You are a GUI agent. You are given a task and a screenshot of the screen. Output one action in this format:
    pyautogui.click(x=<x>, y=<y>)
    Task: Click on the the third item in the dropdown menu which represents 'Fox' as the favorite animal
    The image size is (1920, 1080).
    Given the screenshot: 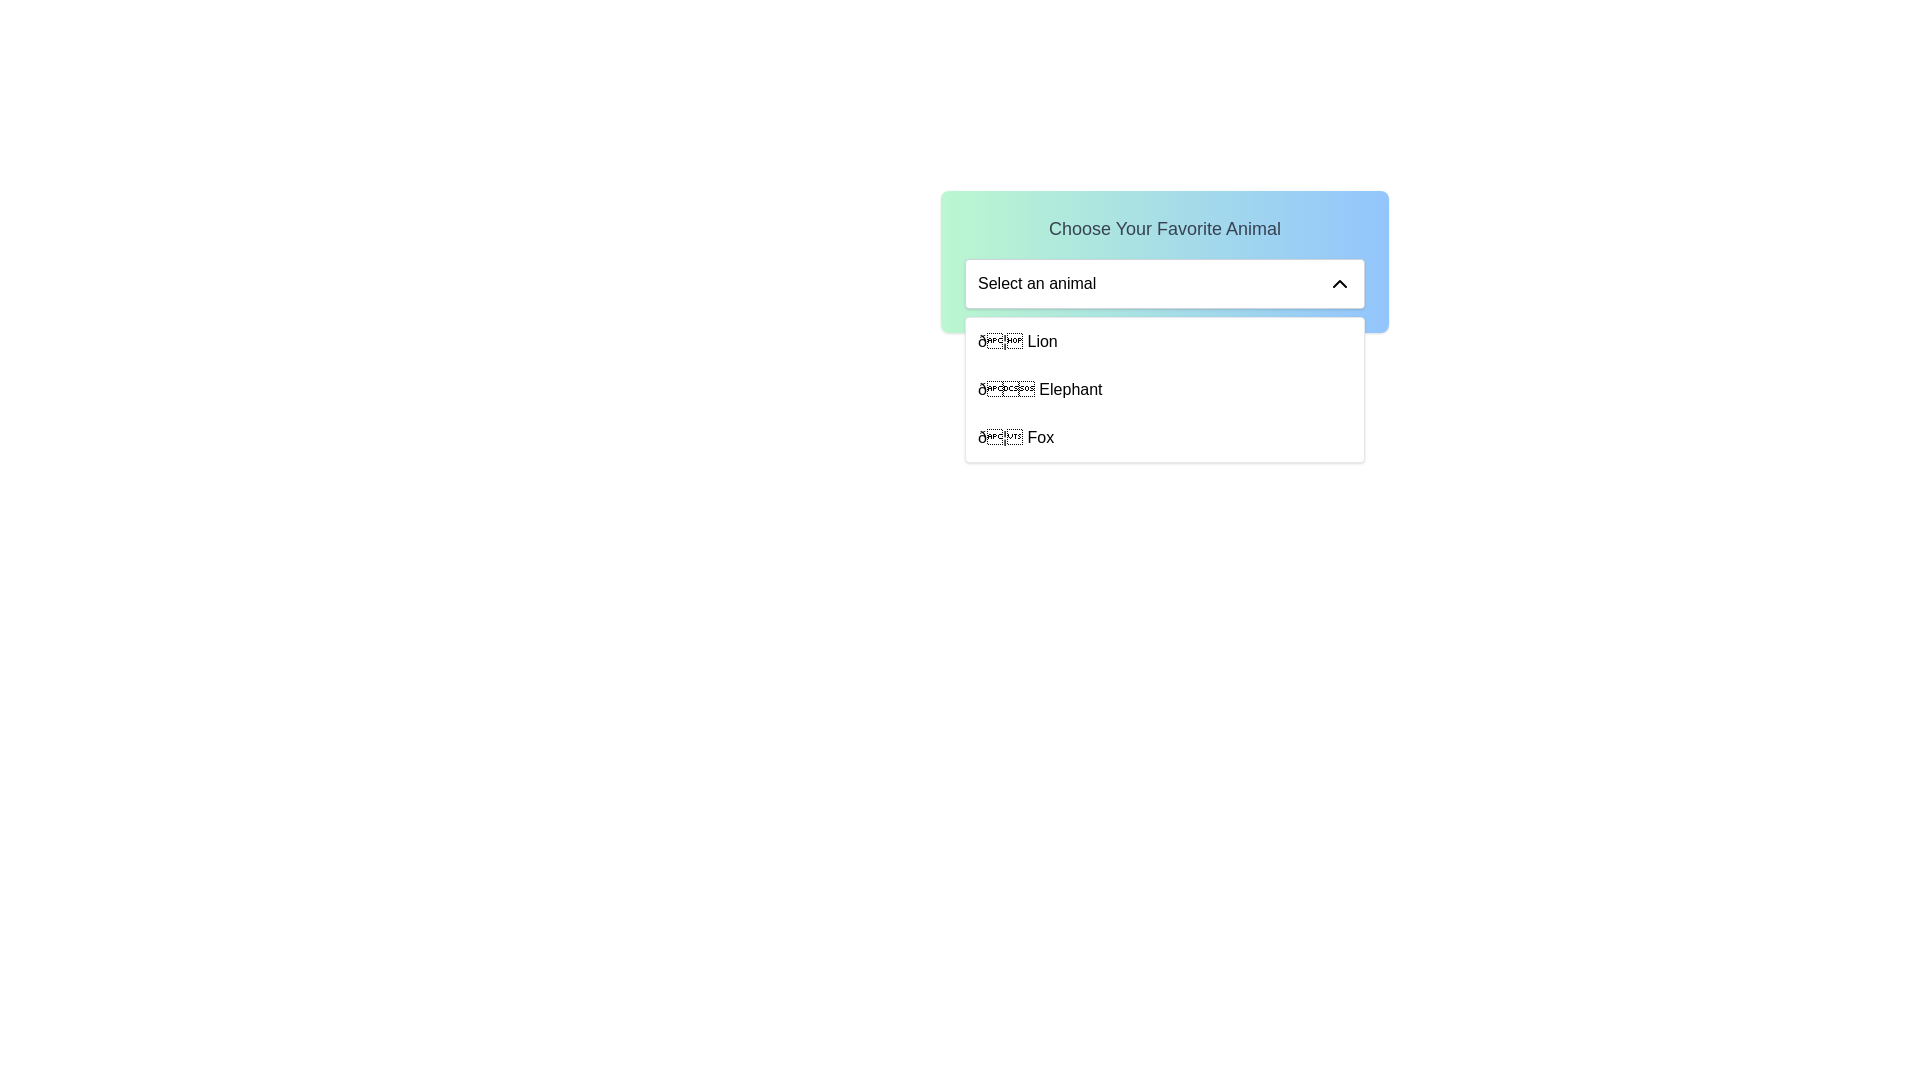 What is the action you would take?
    pyautogui.click(x=1016, y=437)
    